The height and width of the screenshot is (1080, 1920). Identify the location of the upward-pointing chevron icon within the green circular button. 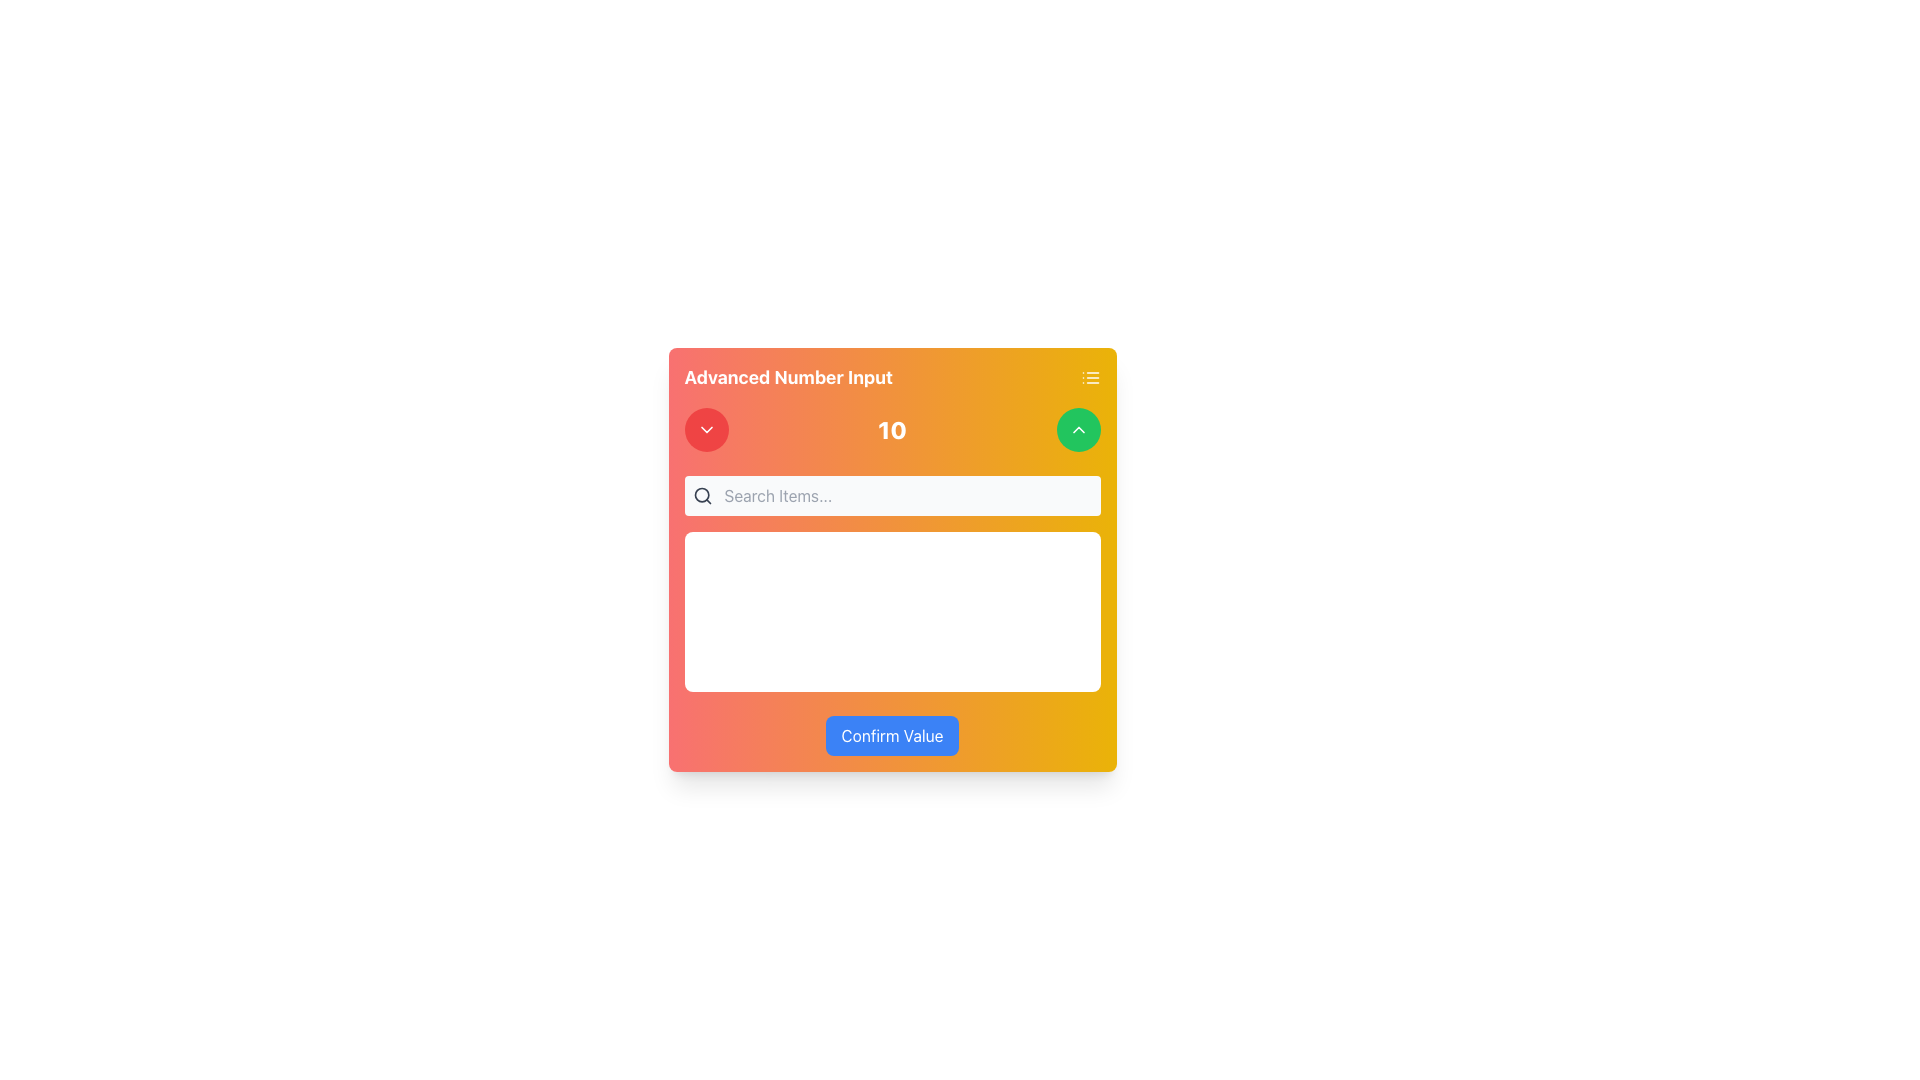
(1077, 428).